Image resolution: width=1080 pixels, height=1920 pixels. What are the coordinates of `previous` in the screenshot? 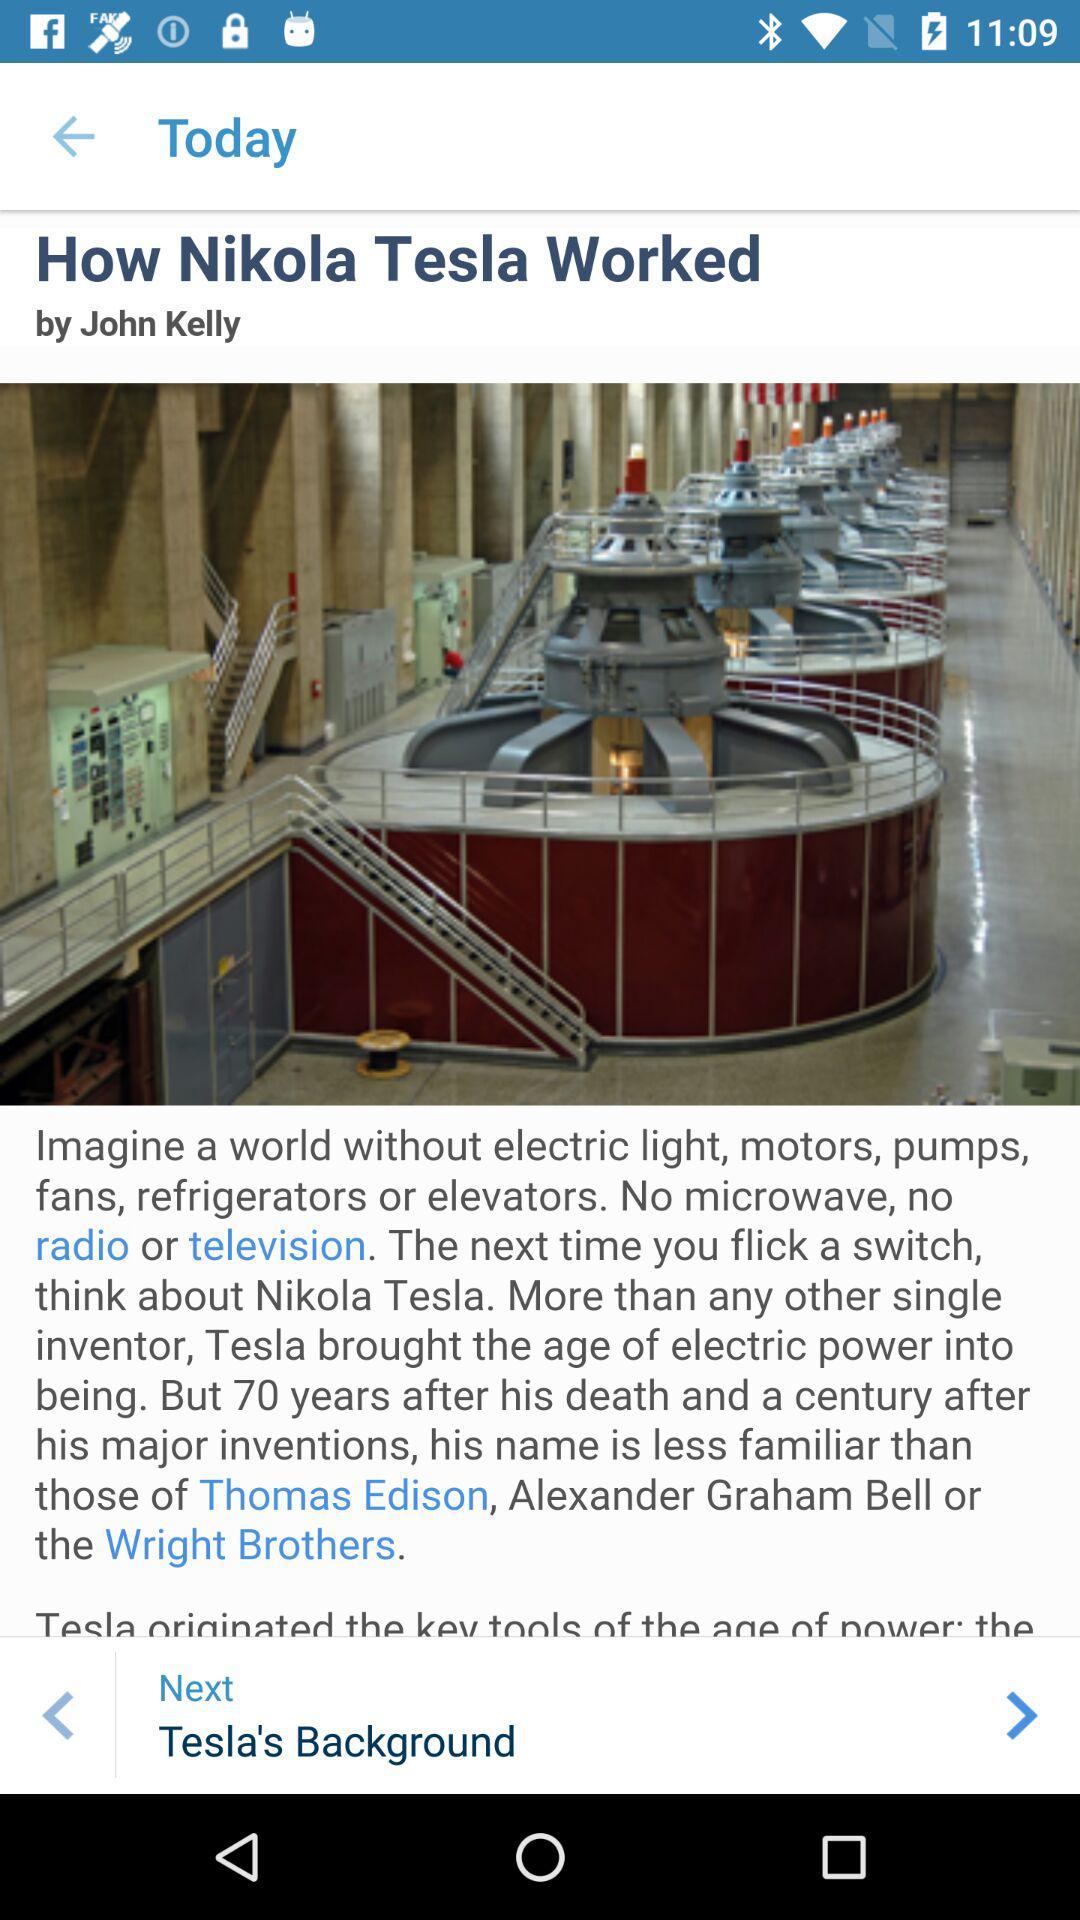 It's located at (56, 1714).